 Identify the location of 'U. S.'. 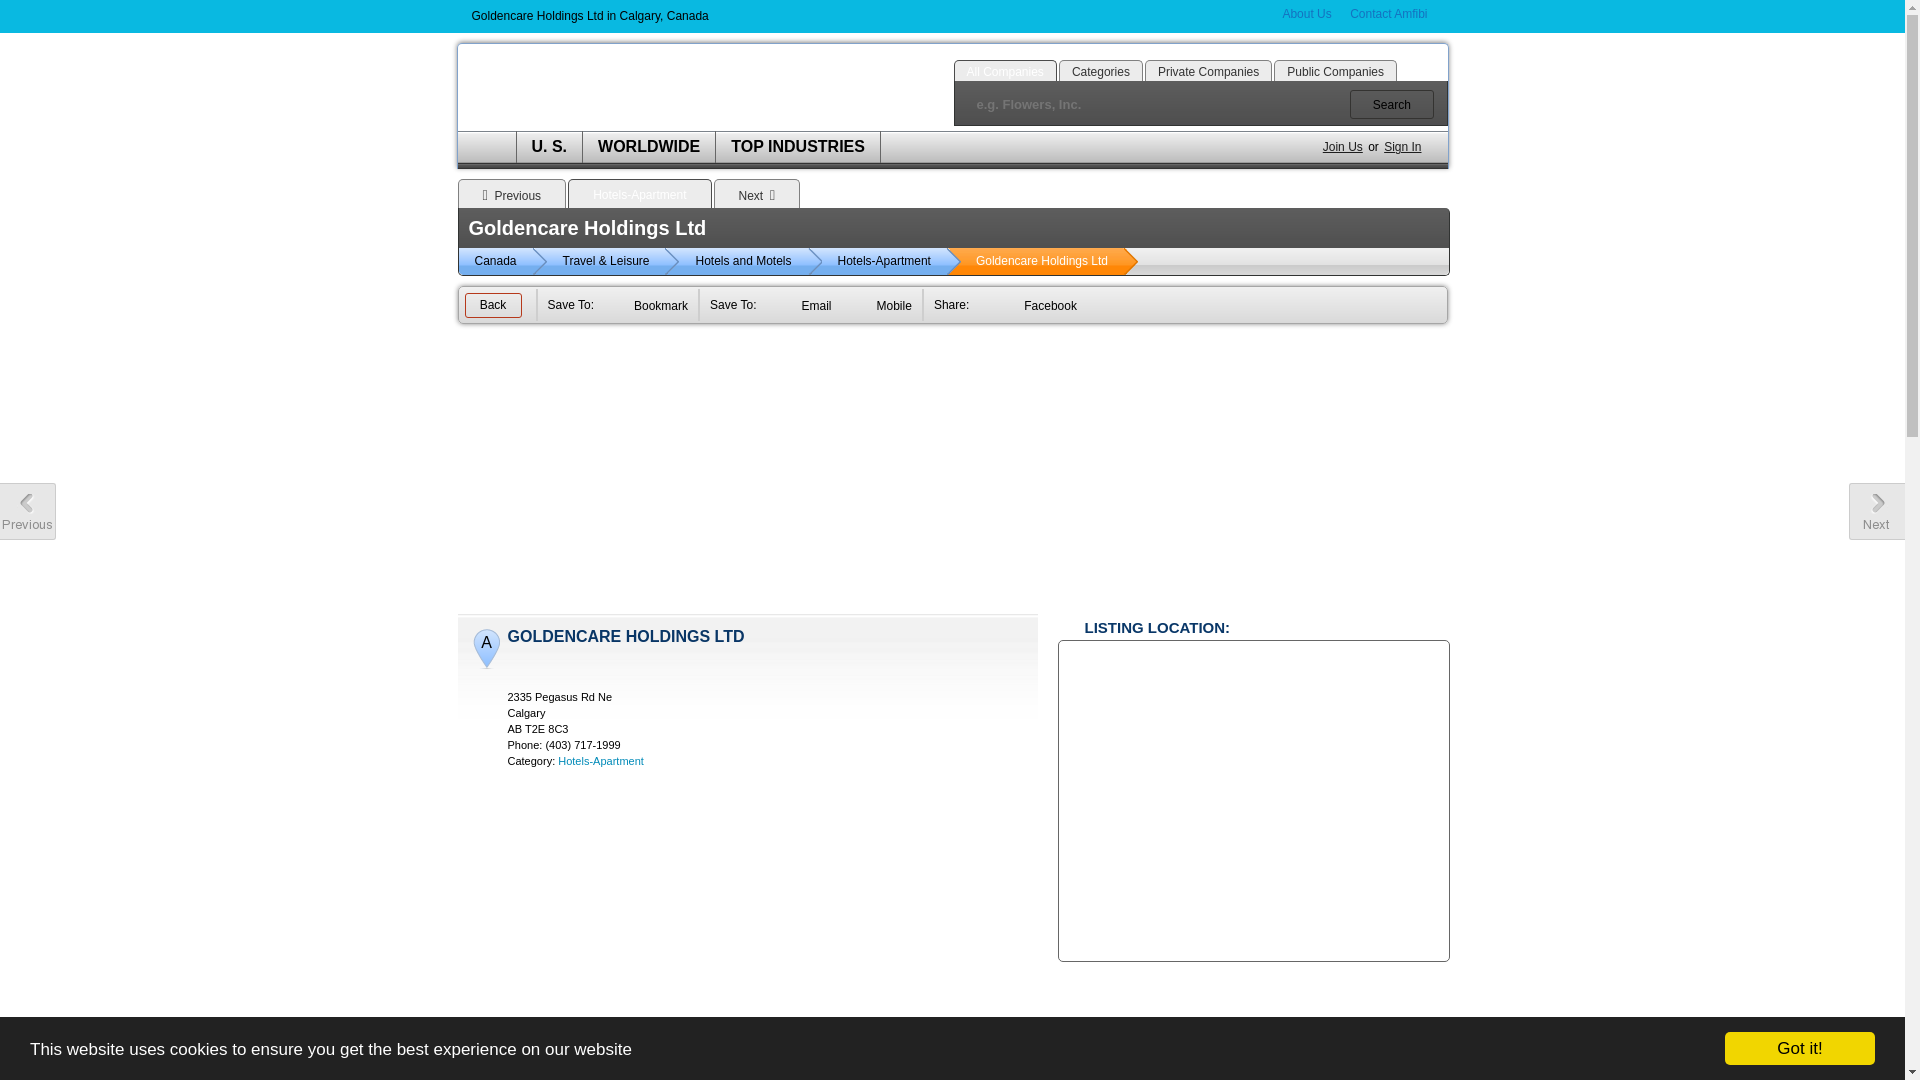
(548, 145).